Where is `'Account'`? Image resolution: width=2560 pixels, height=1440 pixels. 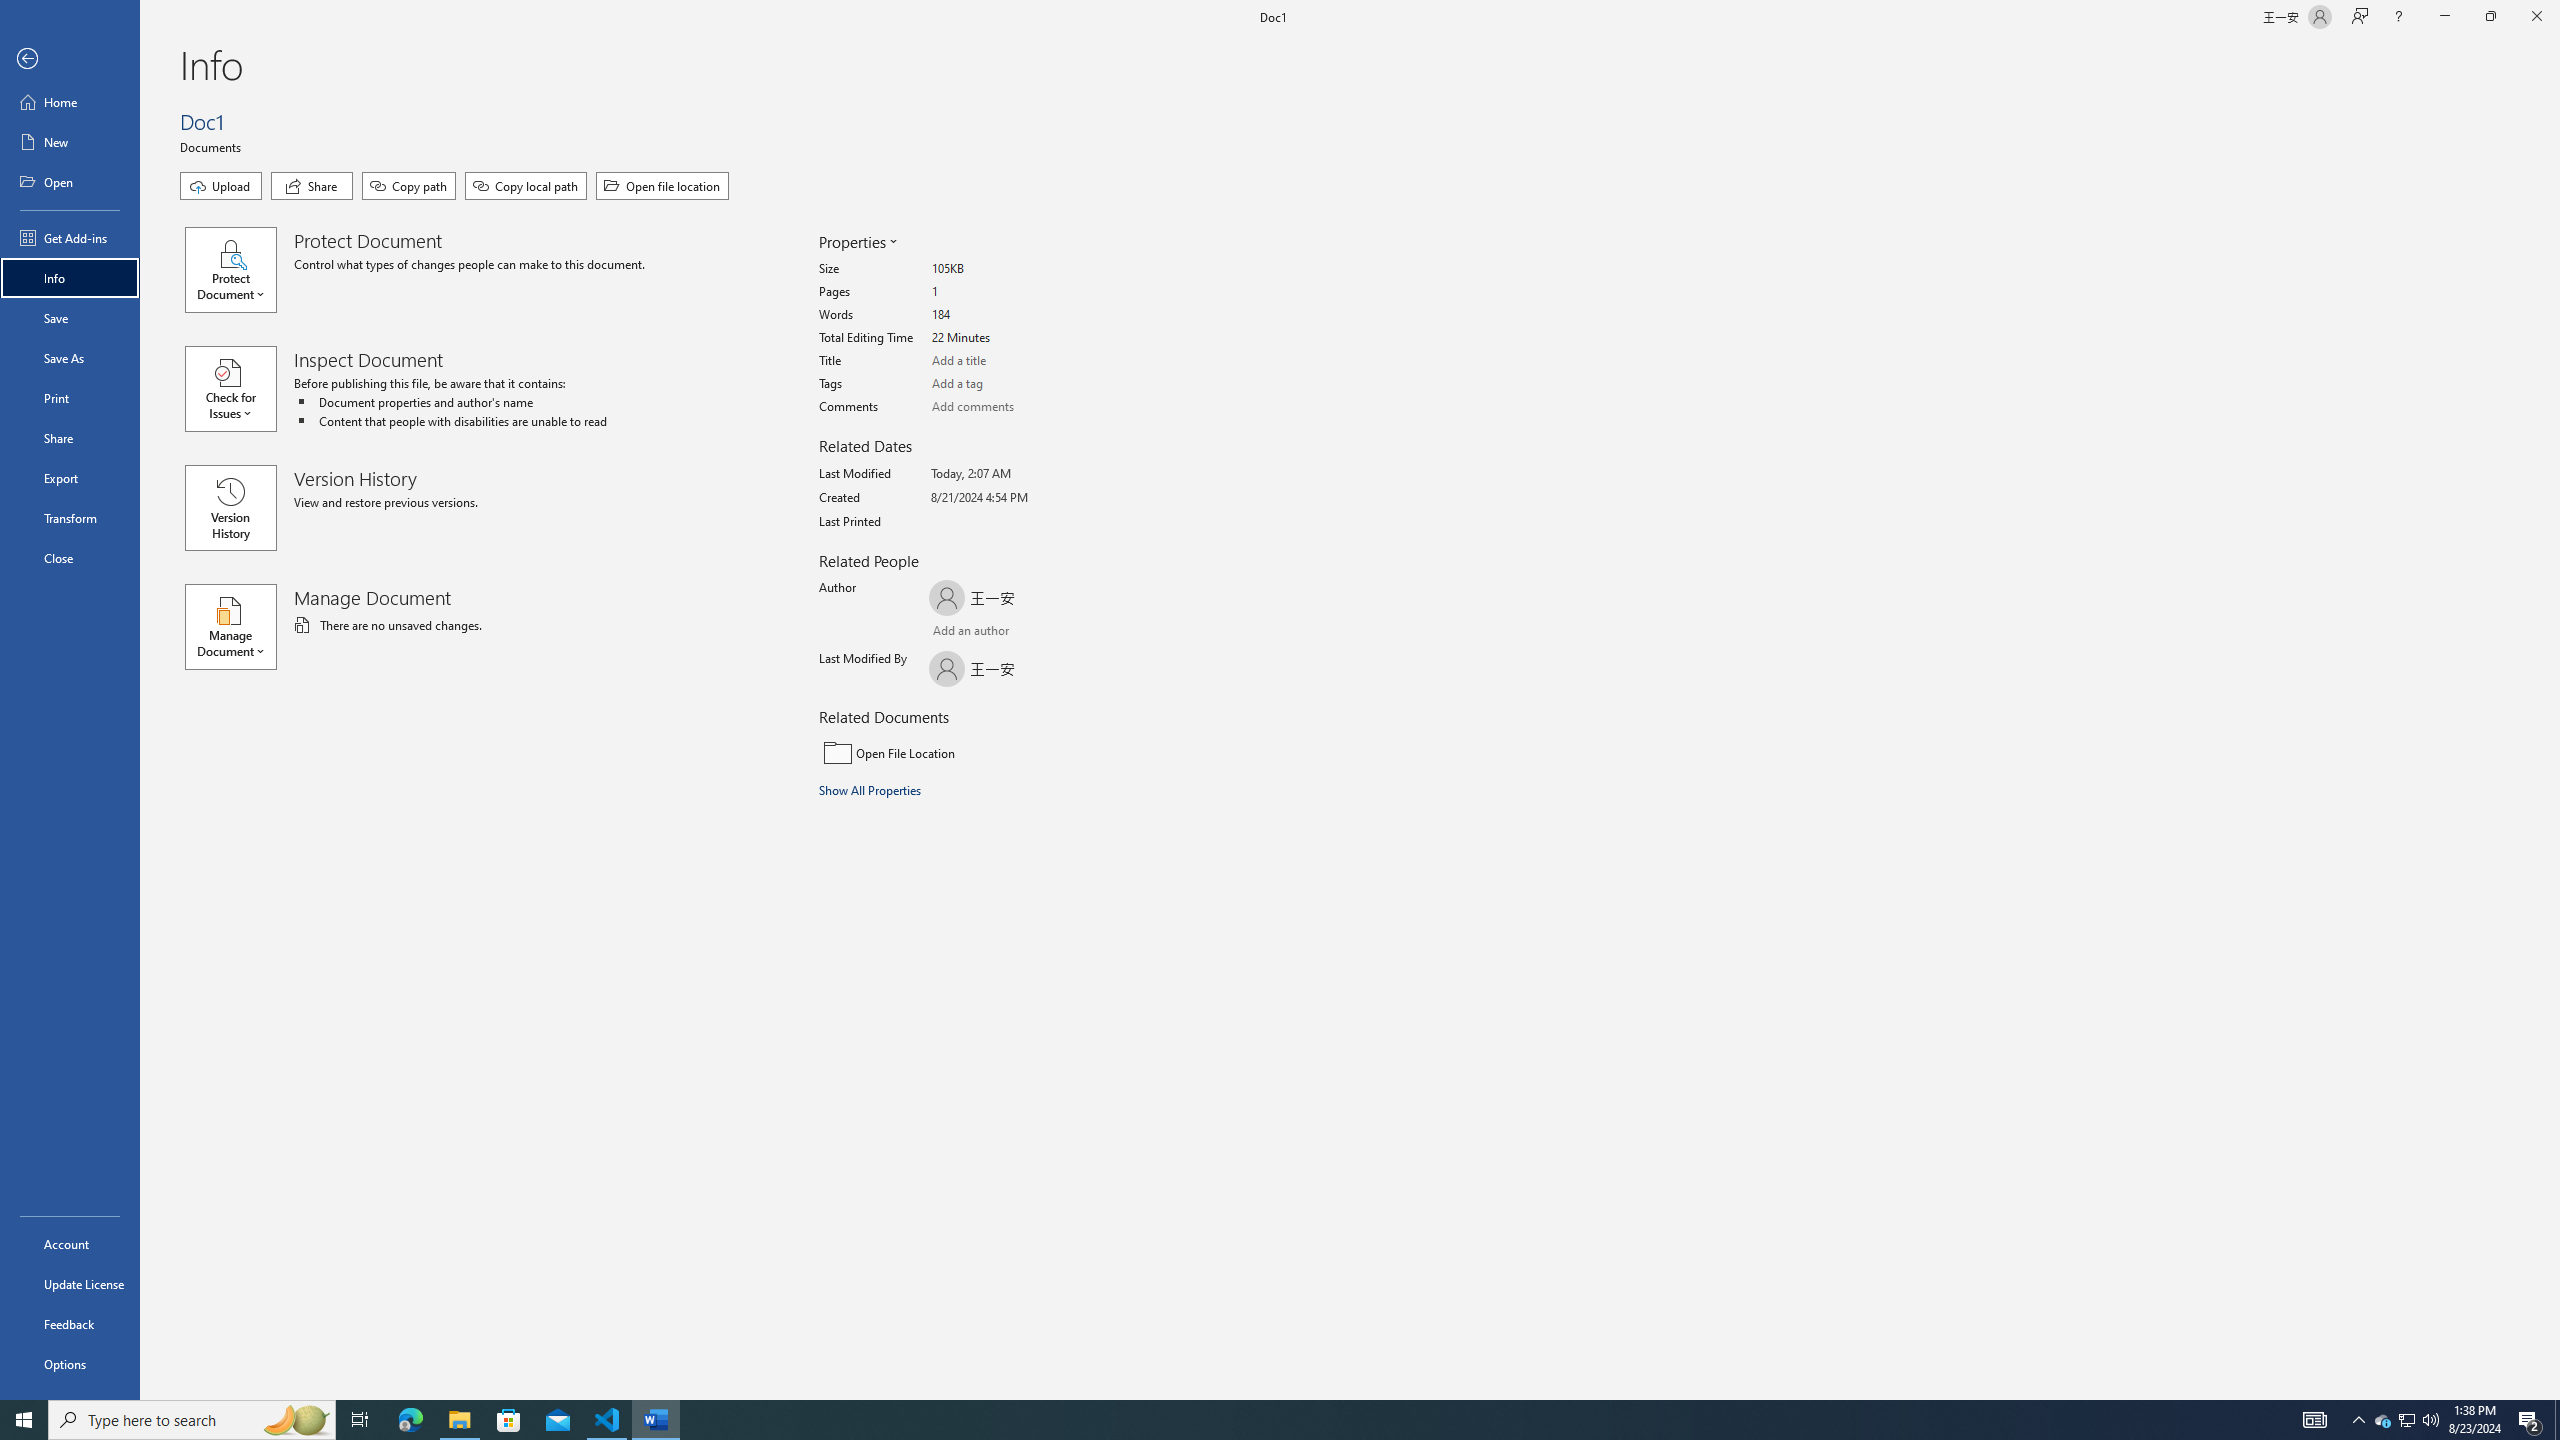 'Account' is located at coordinates (69, 1244).